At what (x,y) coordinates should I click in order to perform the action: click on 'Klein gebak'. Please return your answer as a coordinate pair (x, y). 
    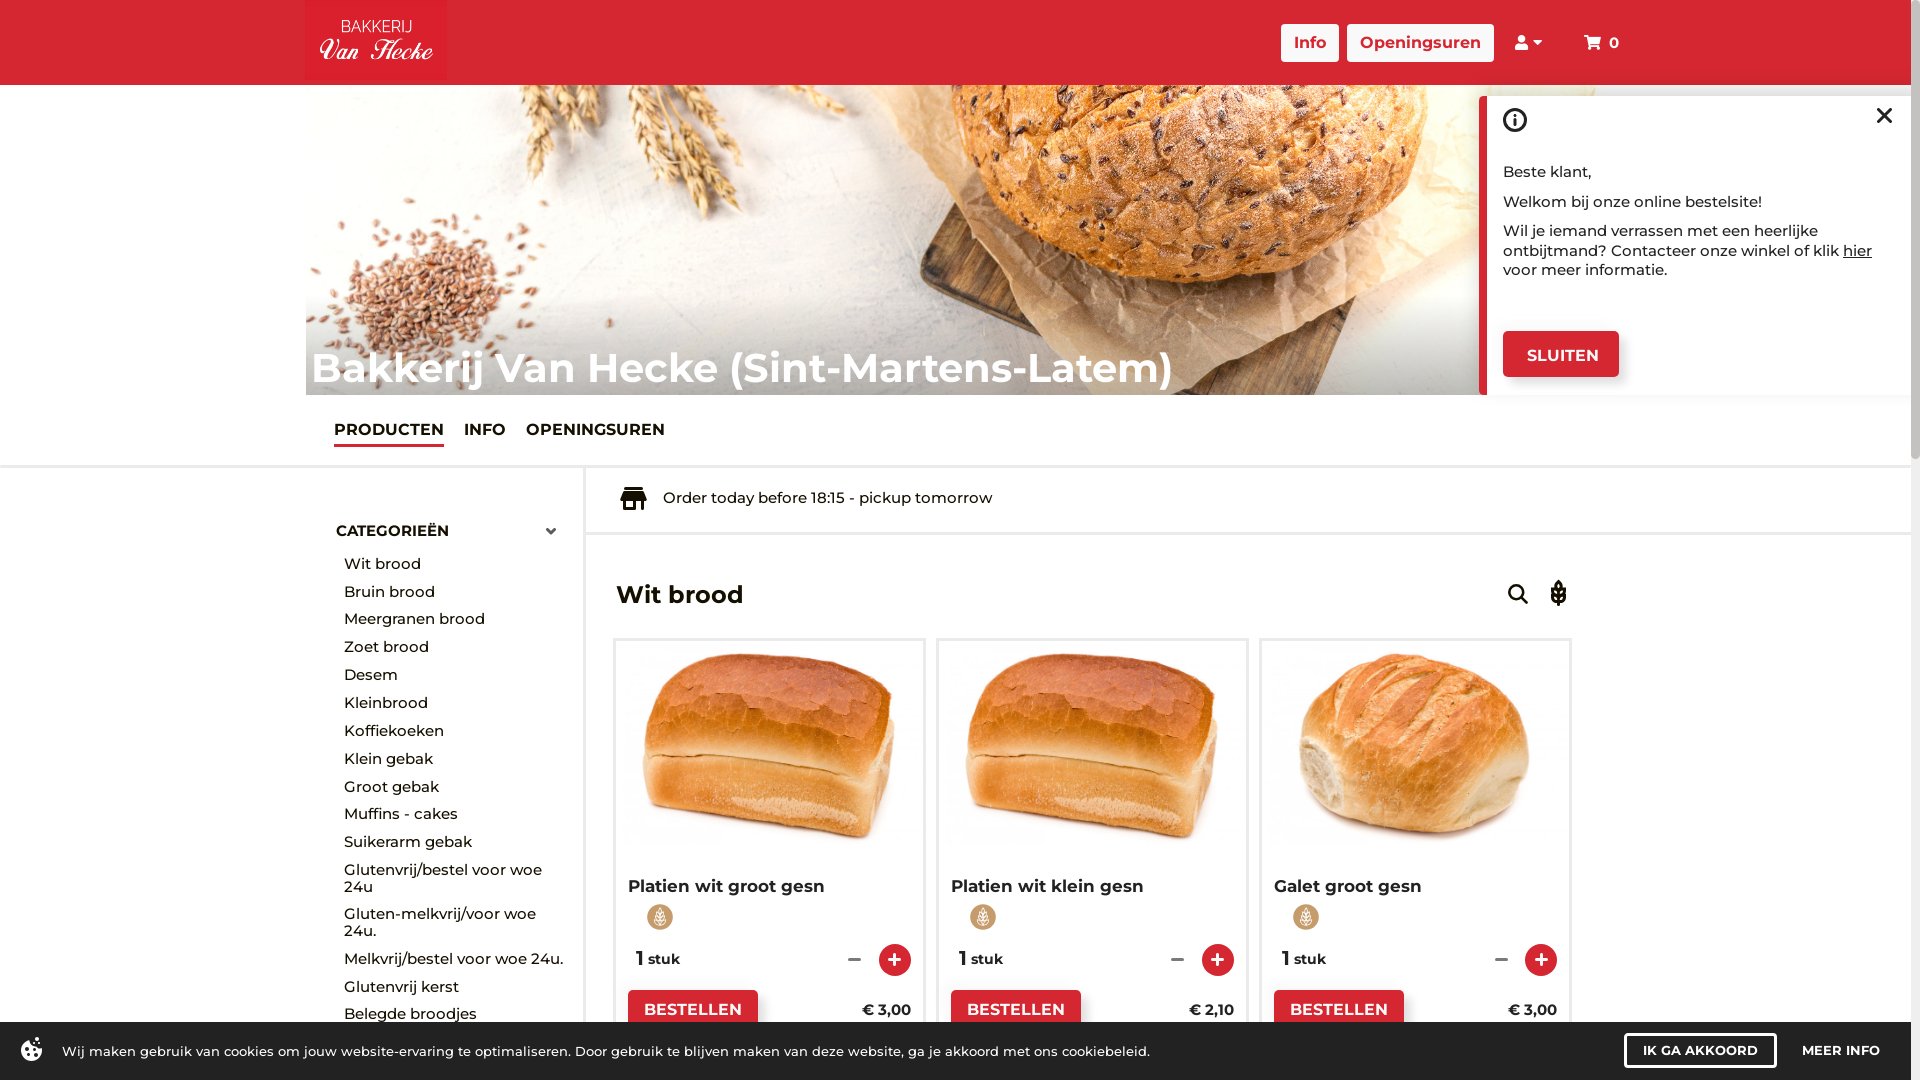
    Looking at the image, I should click on (456, 759).